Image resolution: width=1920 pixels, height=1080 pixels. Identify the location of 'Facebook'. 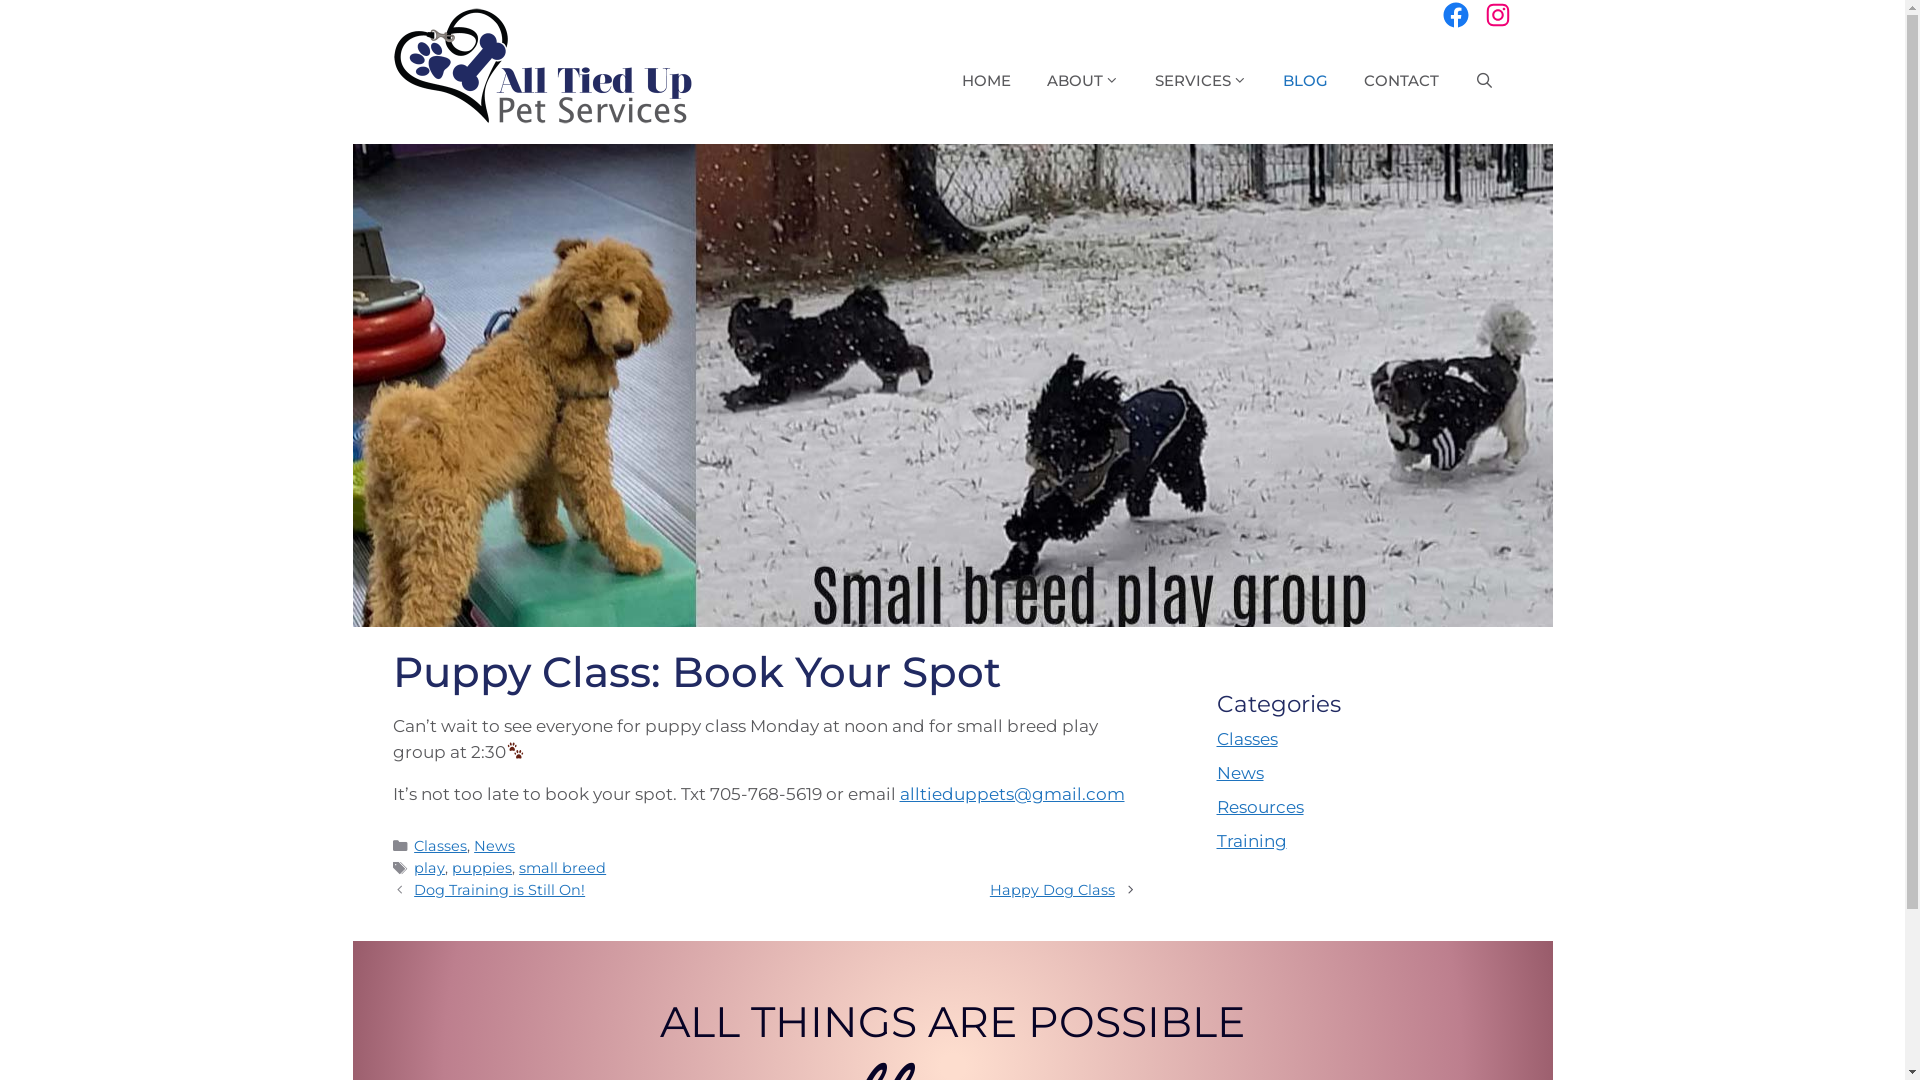
(1454, 15).